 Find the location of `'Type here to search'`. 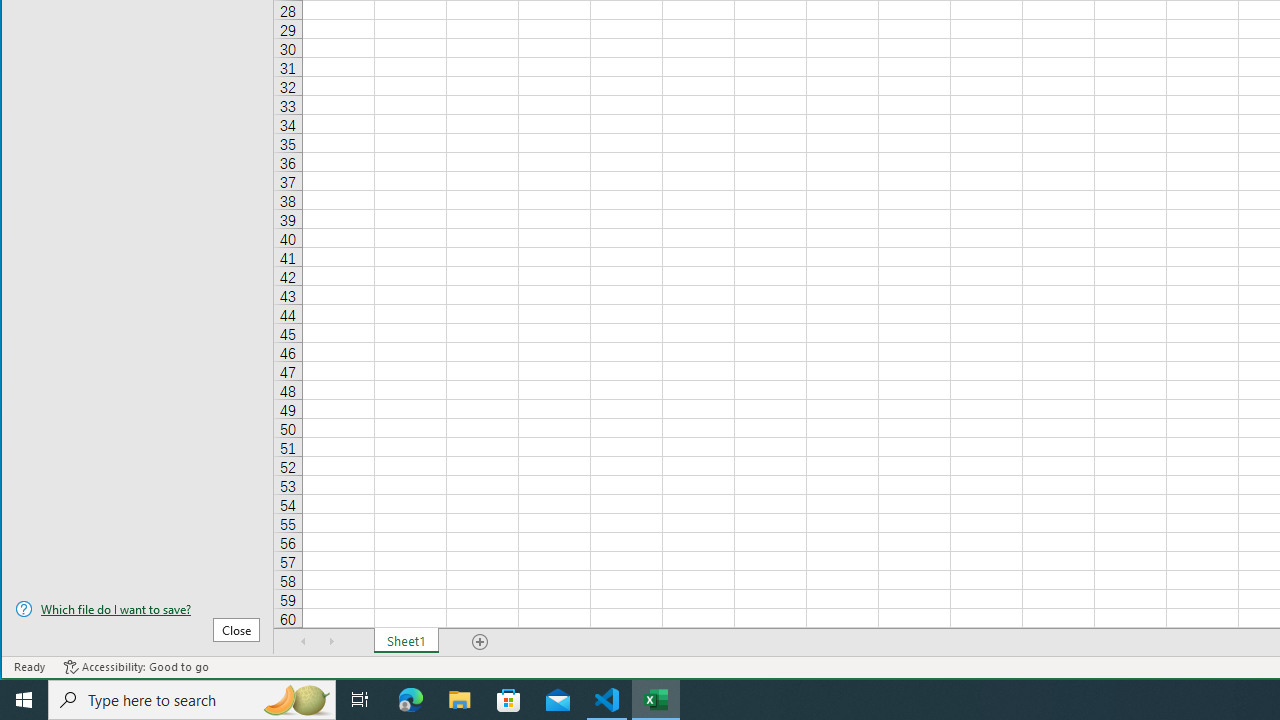

'Type here to search' is located at coordinates (192, 698).